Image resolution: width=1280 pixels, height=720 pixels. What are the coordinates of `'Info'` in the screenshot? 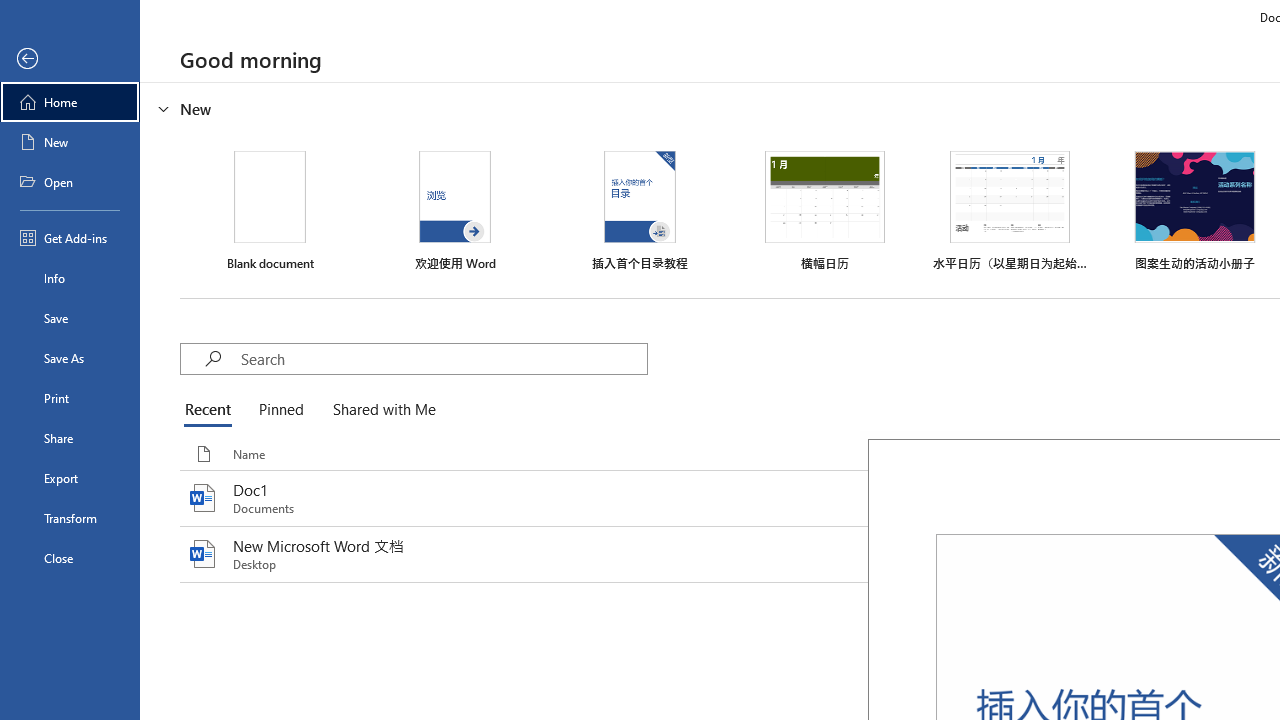 It's located at (69, 277).